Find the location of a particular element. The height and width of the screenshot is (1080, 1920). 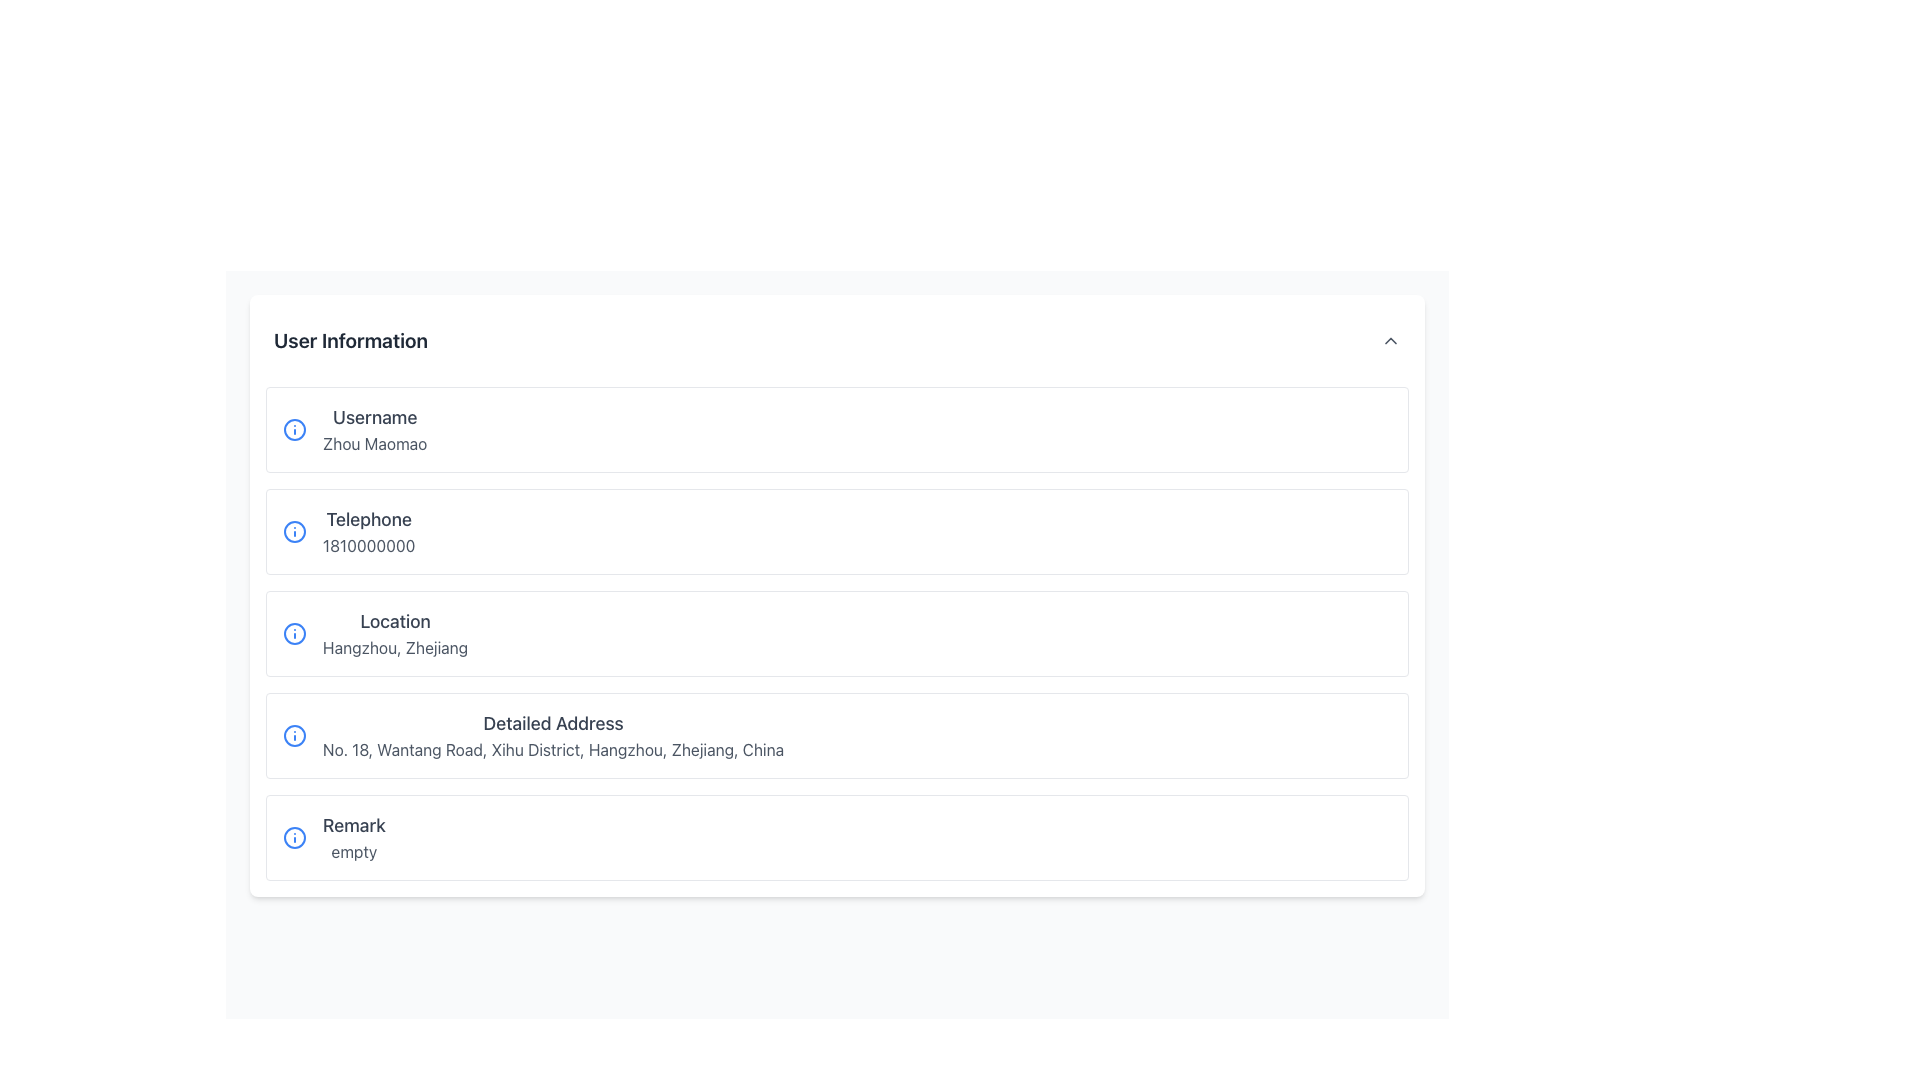

the textual label component that consists of the labels 'Remark' and 'empty', positioned at the bottom of the list within its card component, which is the last among similar cards displayed in a column is located at coordinates (354, 837).